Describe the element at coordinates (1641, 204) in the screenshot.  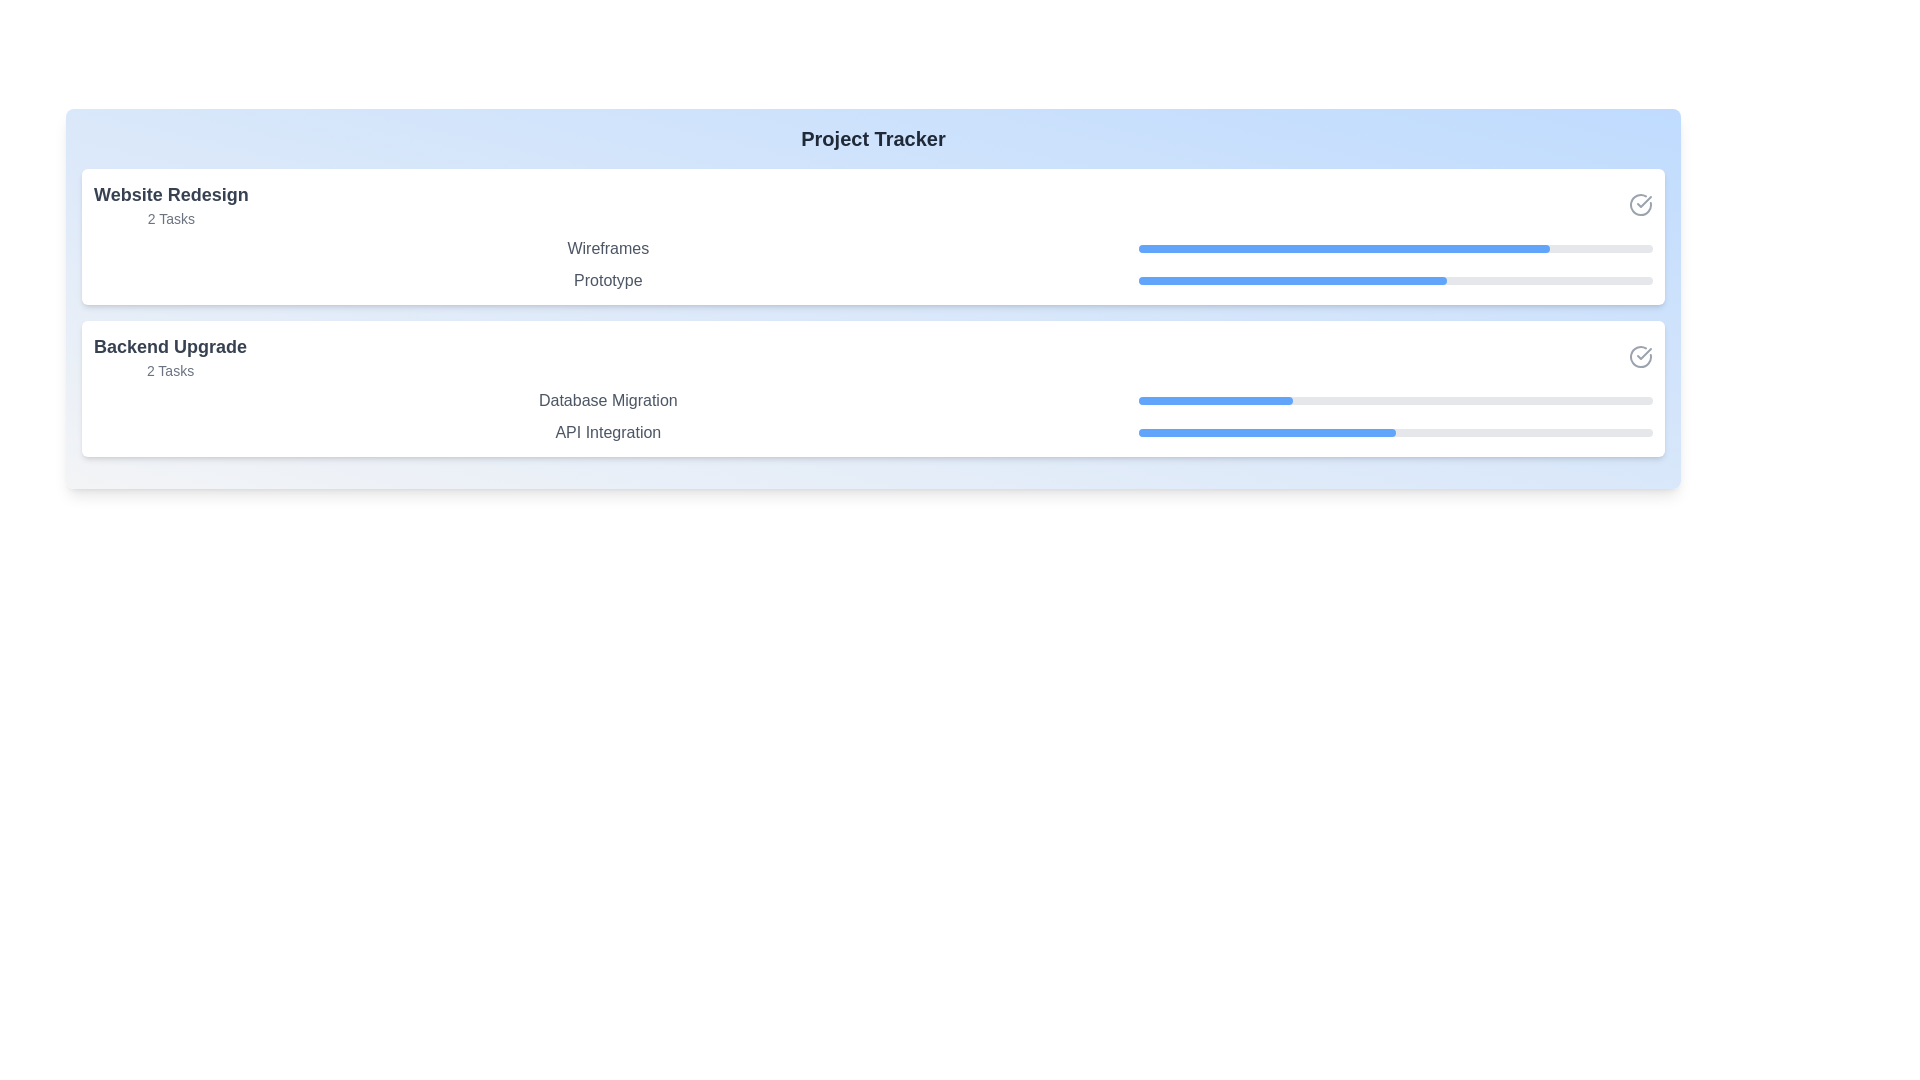
I see `the status indicator icon located in the top-right corner of the task card for 'Website Redesign'` at that location.